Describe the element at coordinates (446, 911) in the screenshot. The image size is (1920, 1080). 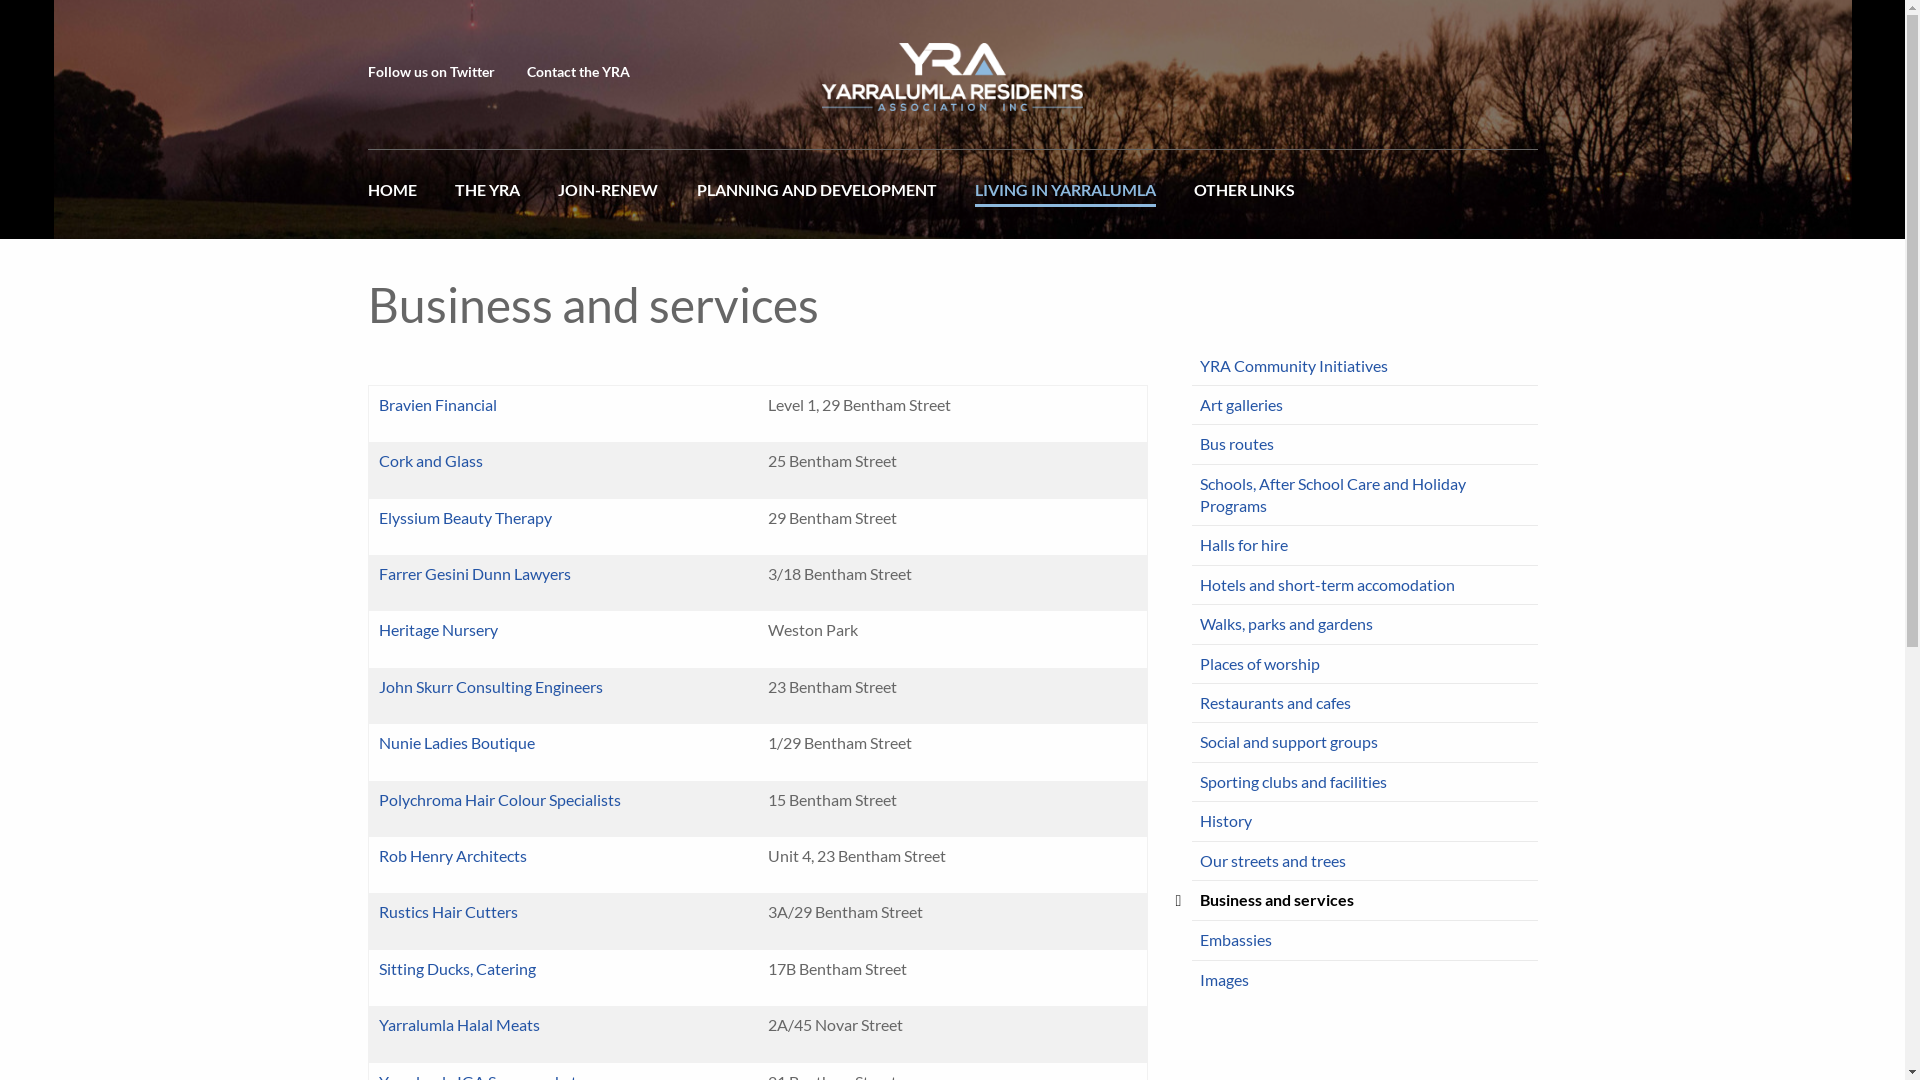
I see `'Rustics Hair Cutters'` at that location.